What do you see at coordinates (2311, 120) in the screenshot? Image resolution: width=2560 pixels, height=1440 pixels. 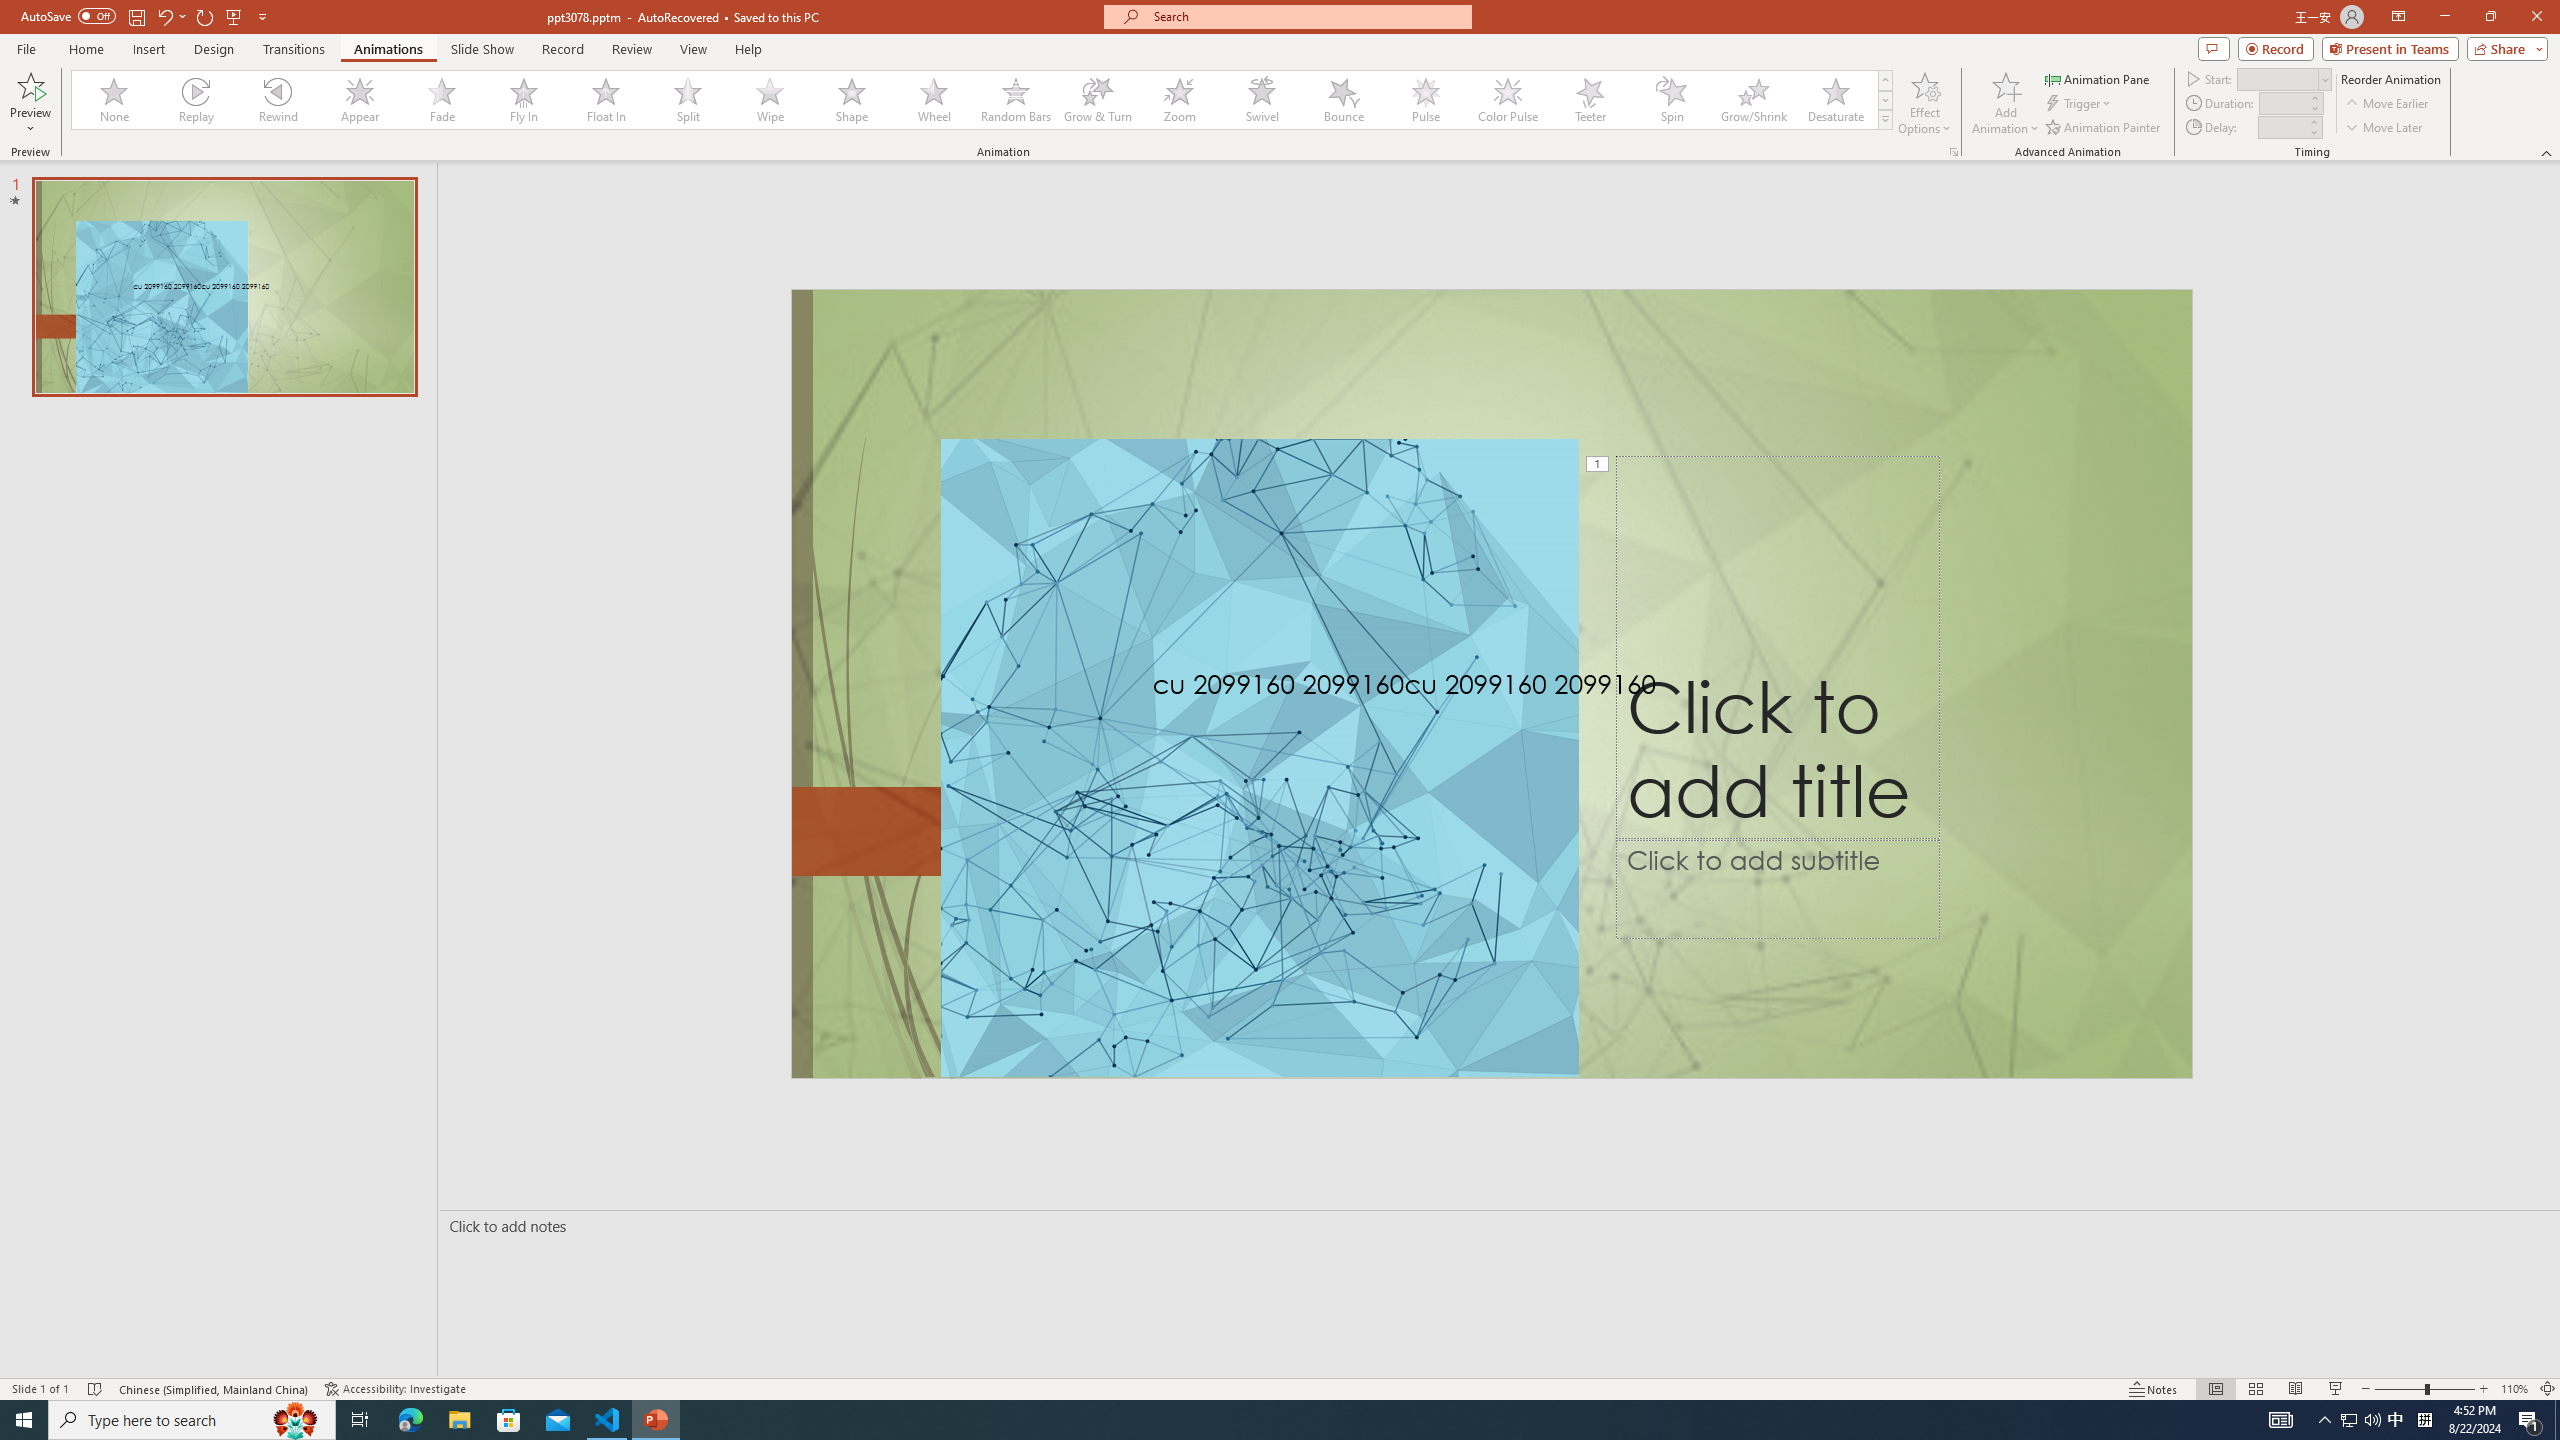 I see `'More'` at bounding box center [2311, 120].